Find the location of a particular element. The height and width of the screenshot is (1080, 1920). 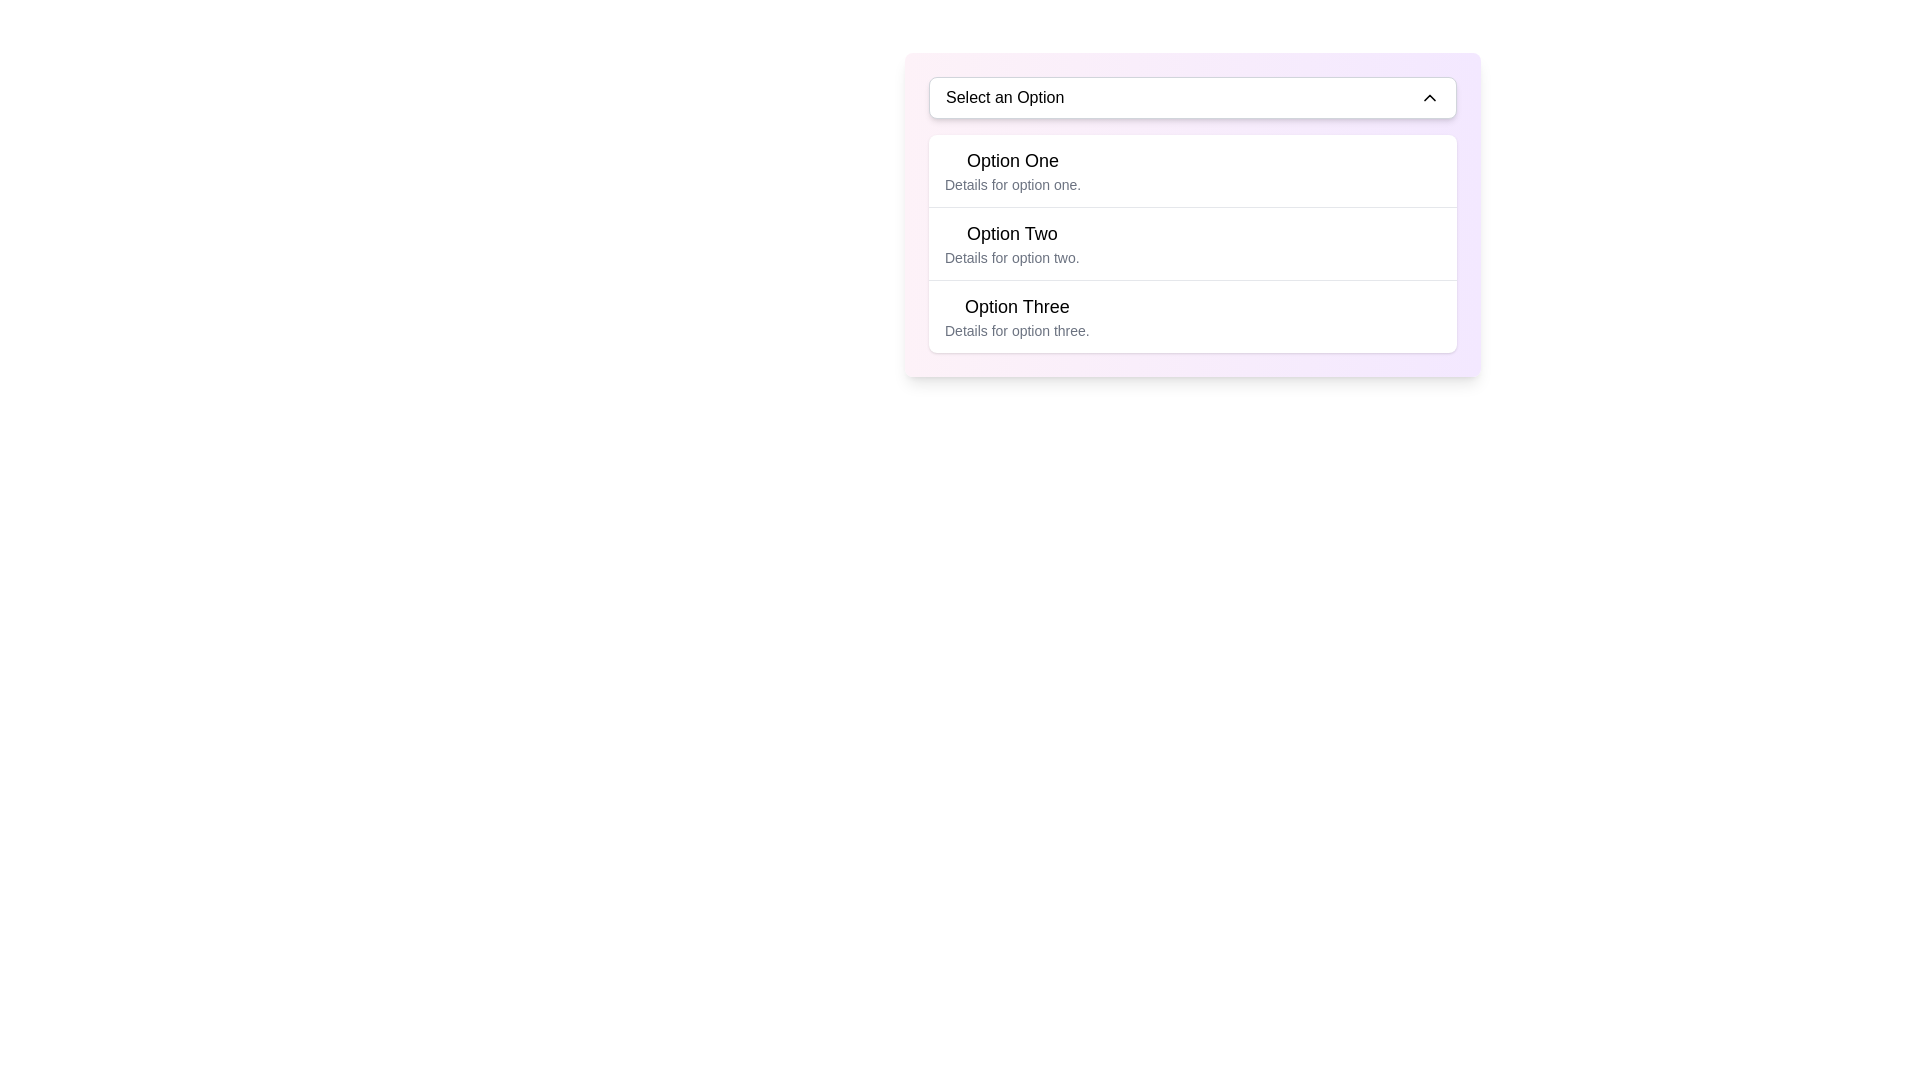

the chevron icon located on the far right-hand side of the 'Select an Option' button is located at coordinates (1429, 97).